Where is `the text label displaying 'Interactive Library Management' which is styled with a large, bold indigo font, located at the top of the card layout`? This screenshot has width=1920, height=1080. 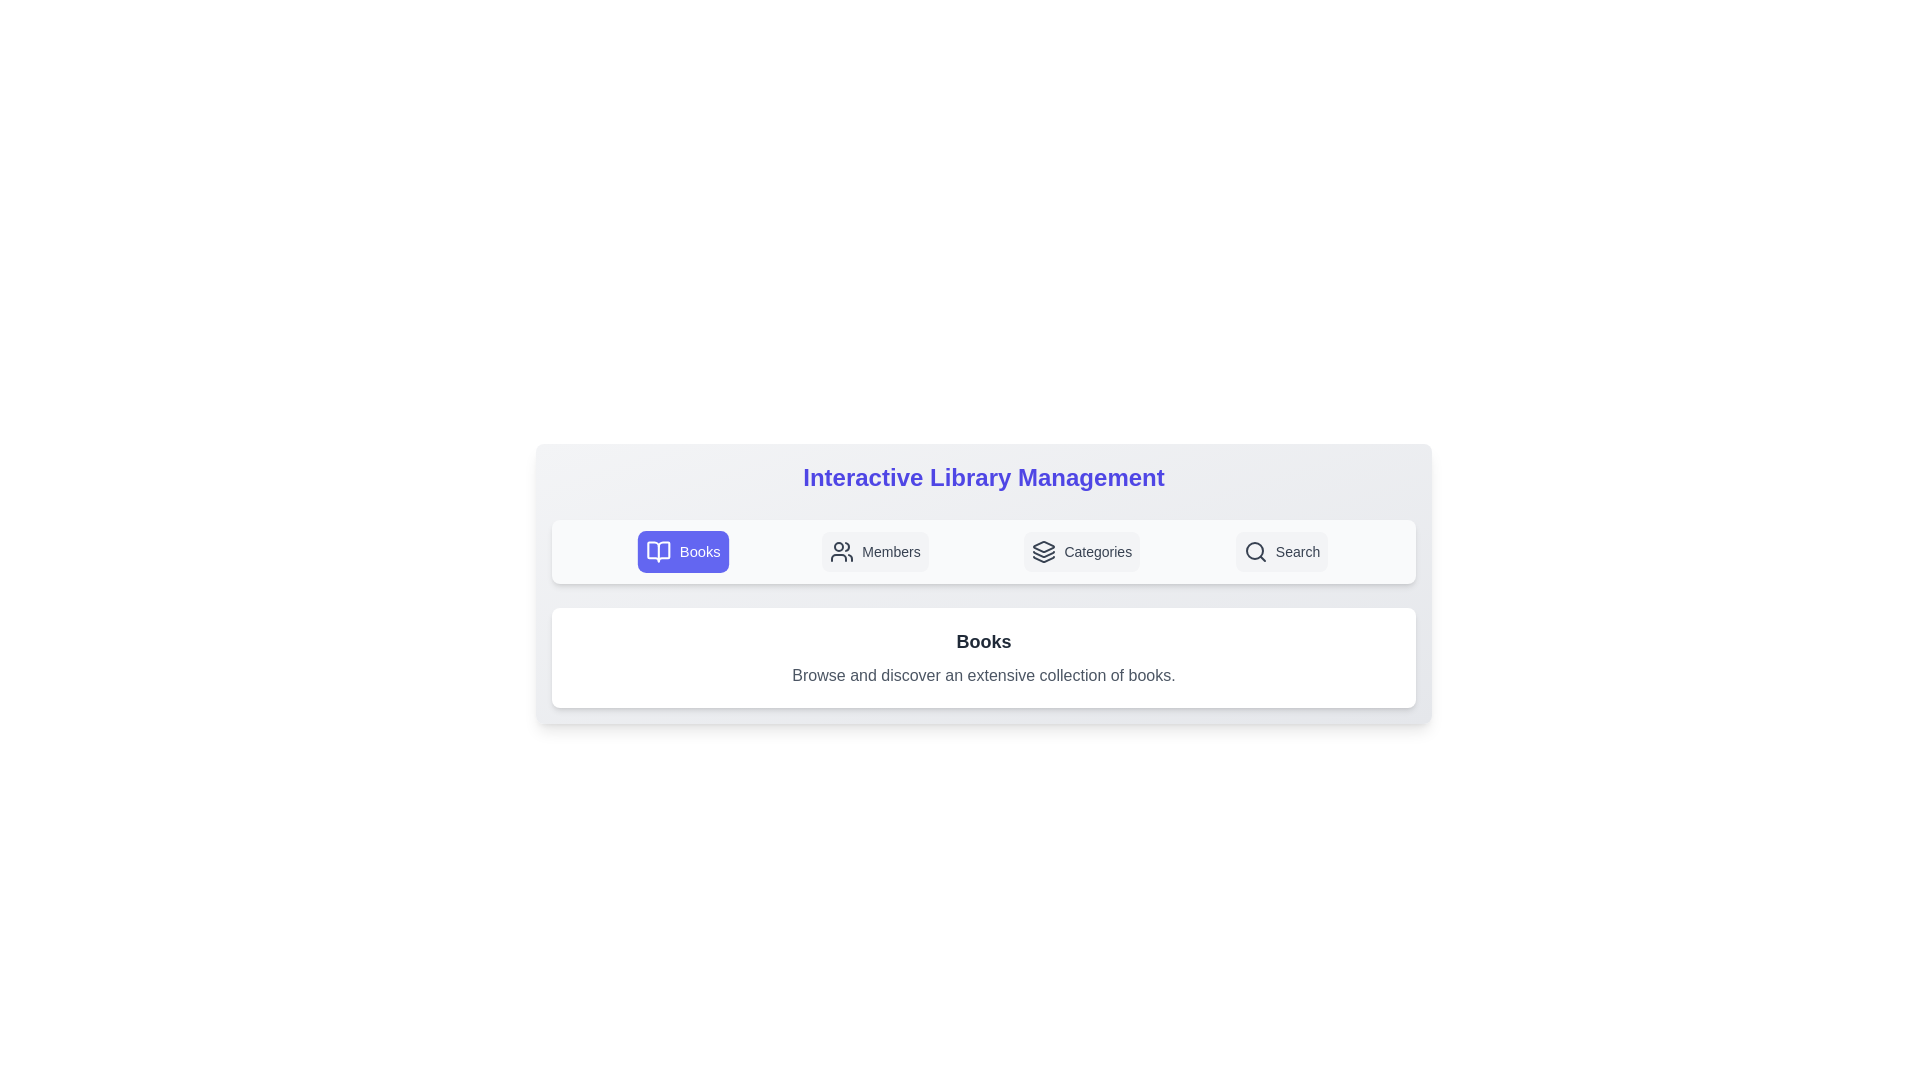
the text label displaying 'Interactive Library Management' which is styled with a large, bold indigo font, located at the top of the card layout is located at coordinates (983, 478).